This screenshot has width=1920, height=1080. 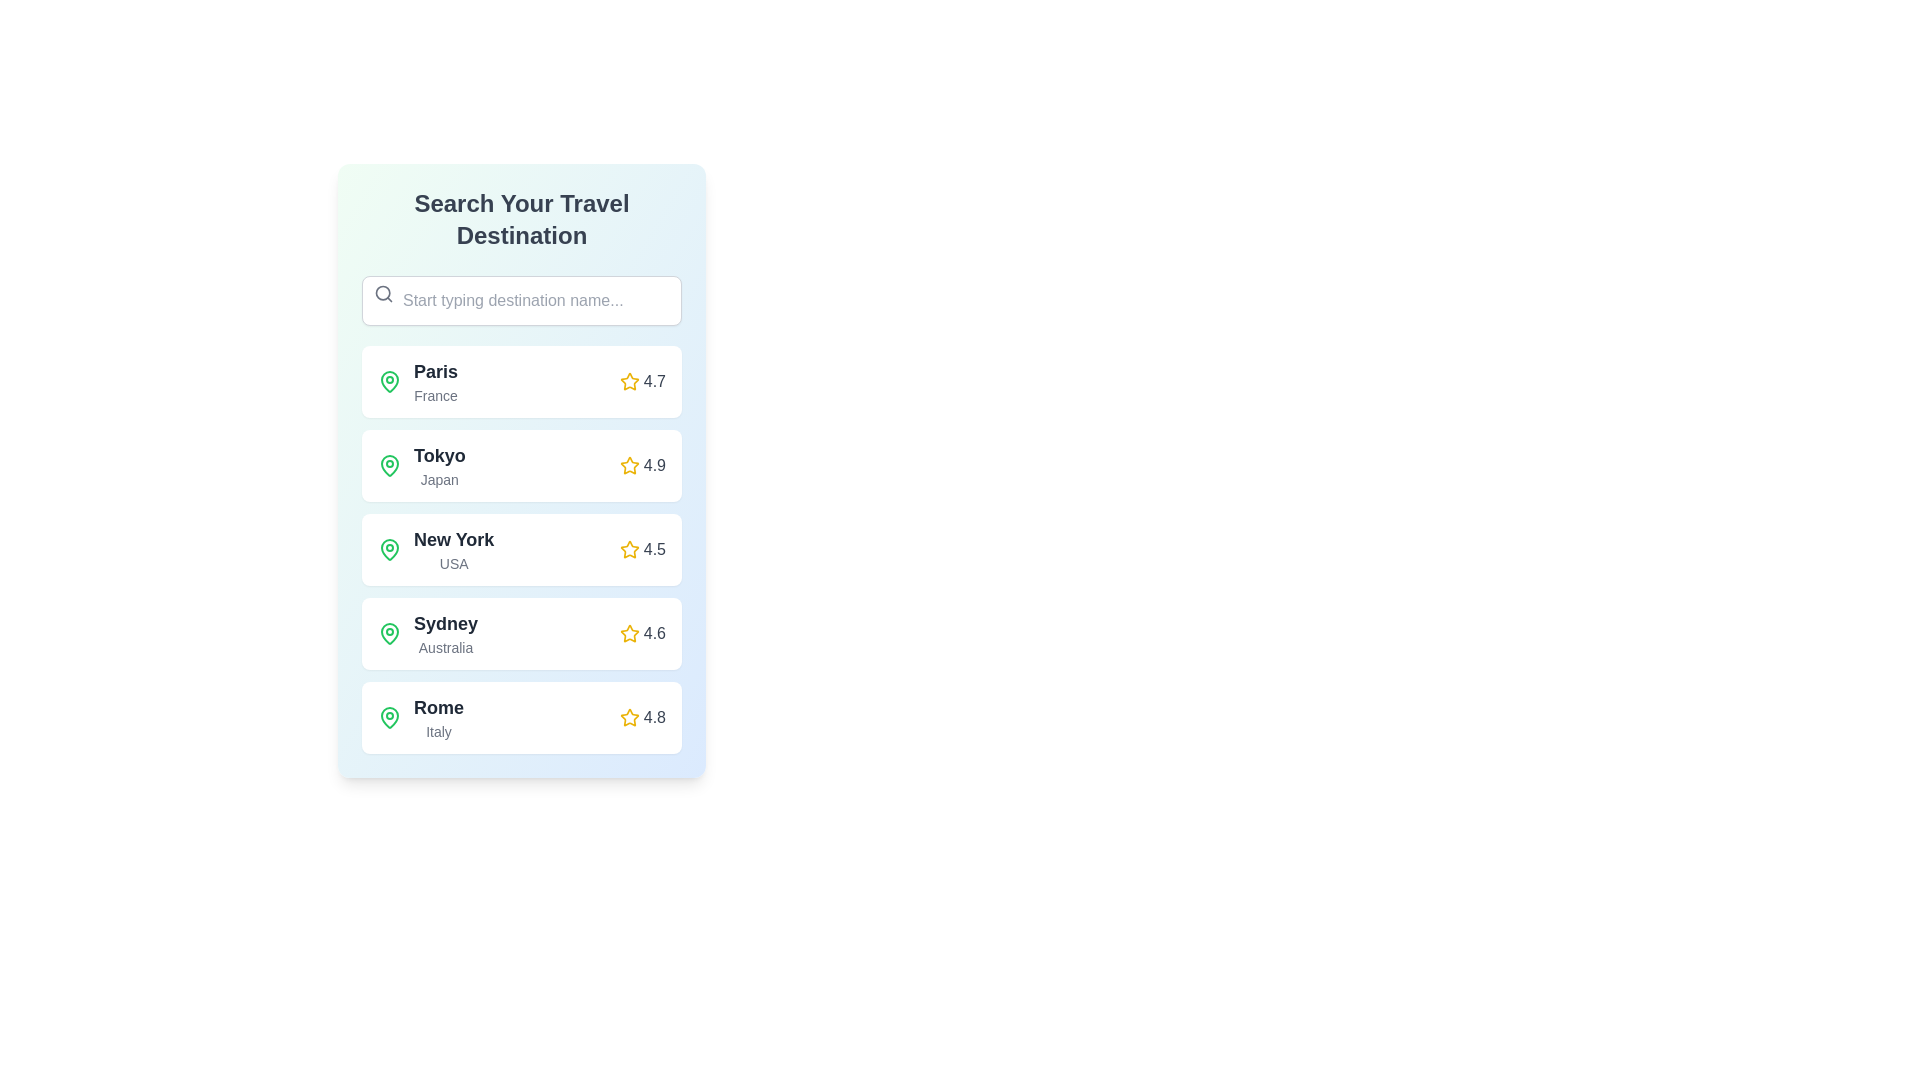 What do you see at coordinates (384, 293) in the screenshot?
I see `the magnifying glass icon located within the search input field to initiate the search operation` at bounding box center [384, 293].